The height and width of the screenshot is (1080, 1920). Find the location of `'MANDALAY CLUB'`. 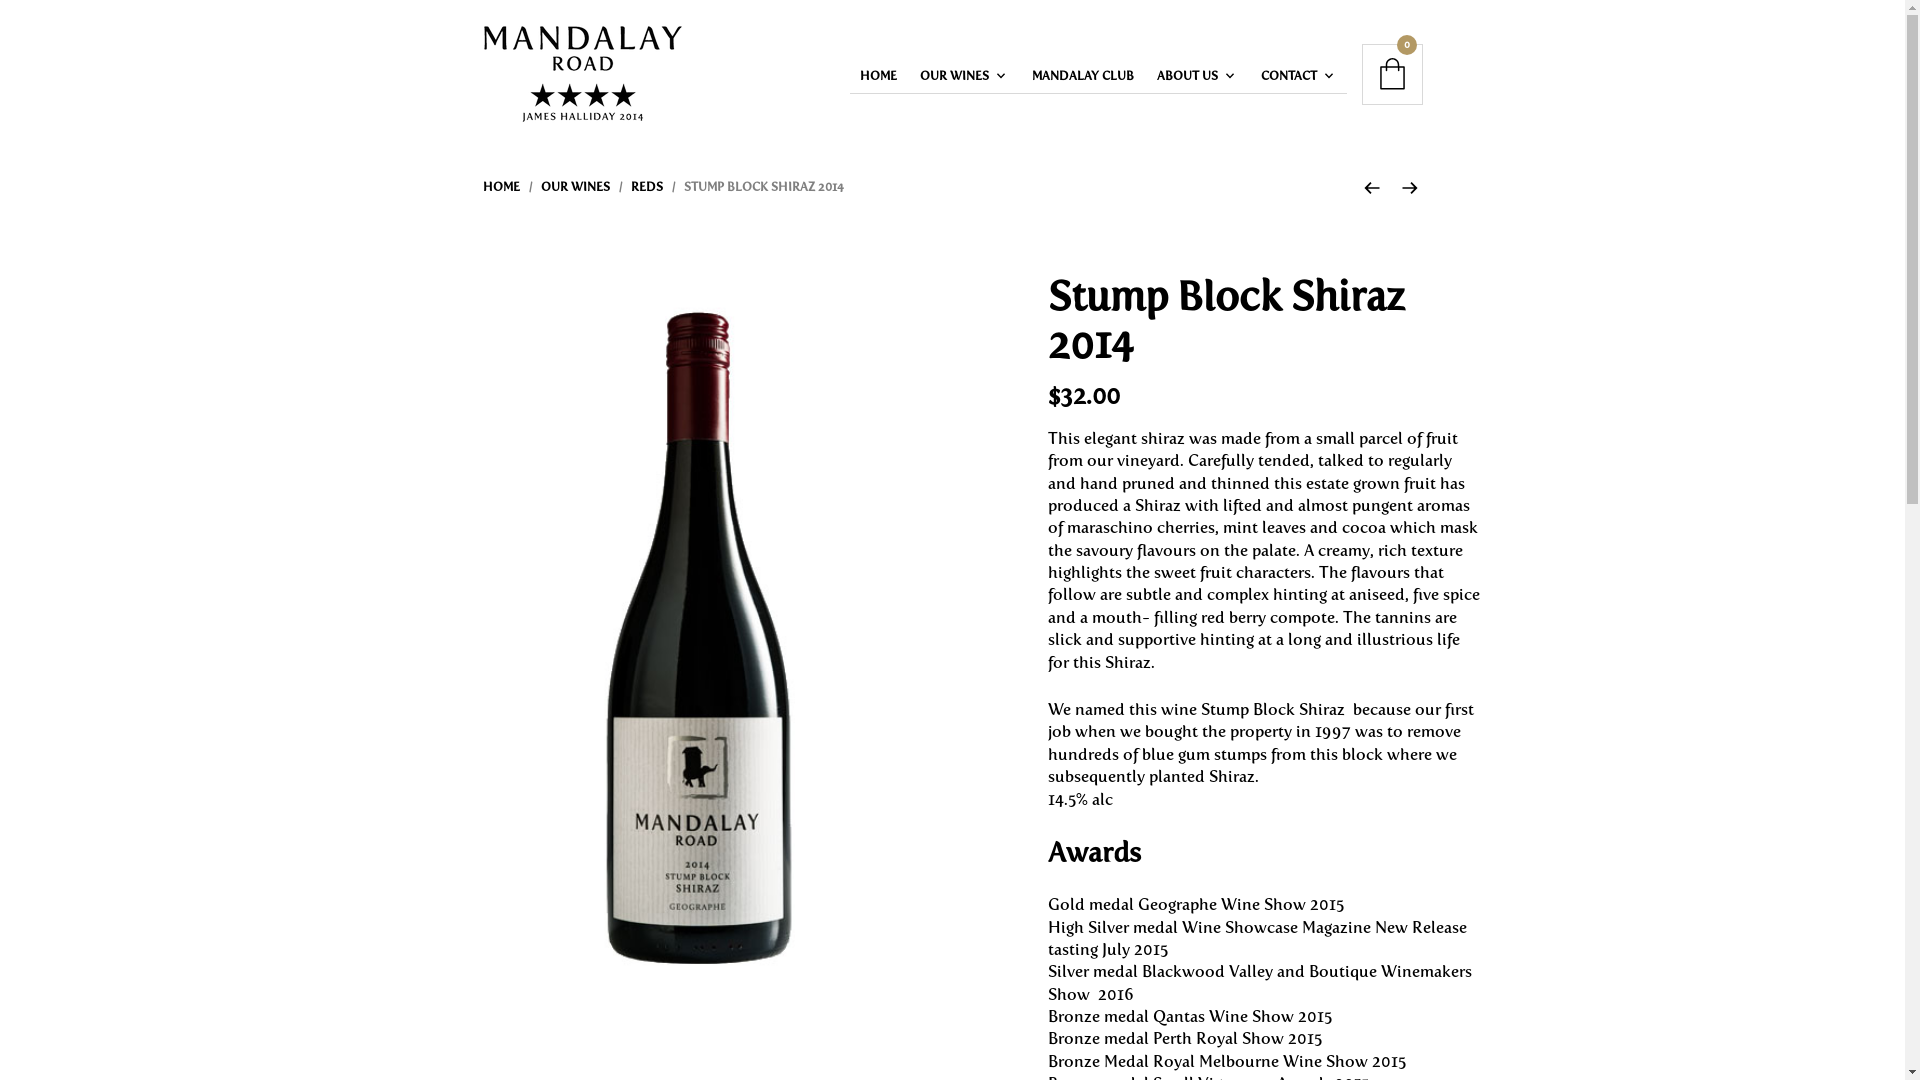

'MANDALAY CLUB' is located at coordinates (1082, 75).